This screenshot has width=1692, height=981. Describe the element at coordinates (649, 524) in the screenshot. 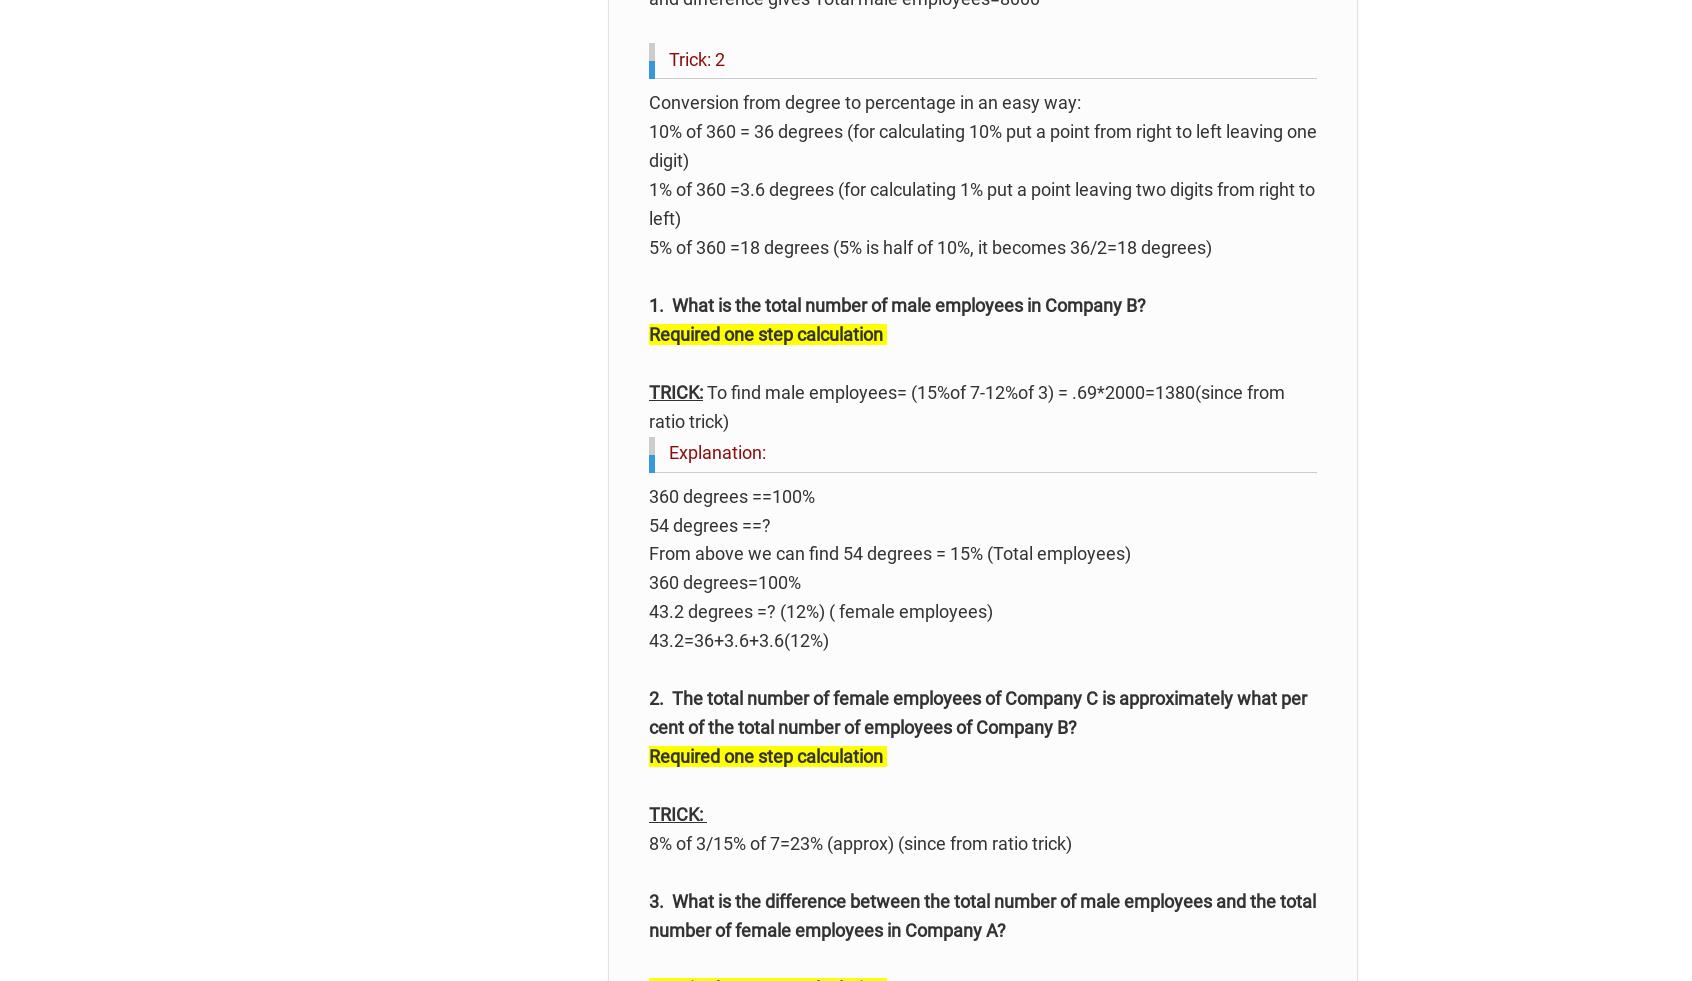

I see `'54 degrees ==?'` at that location.